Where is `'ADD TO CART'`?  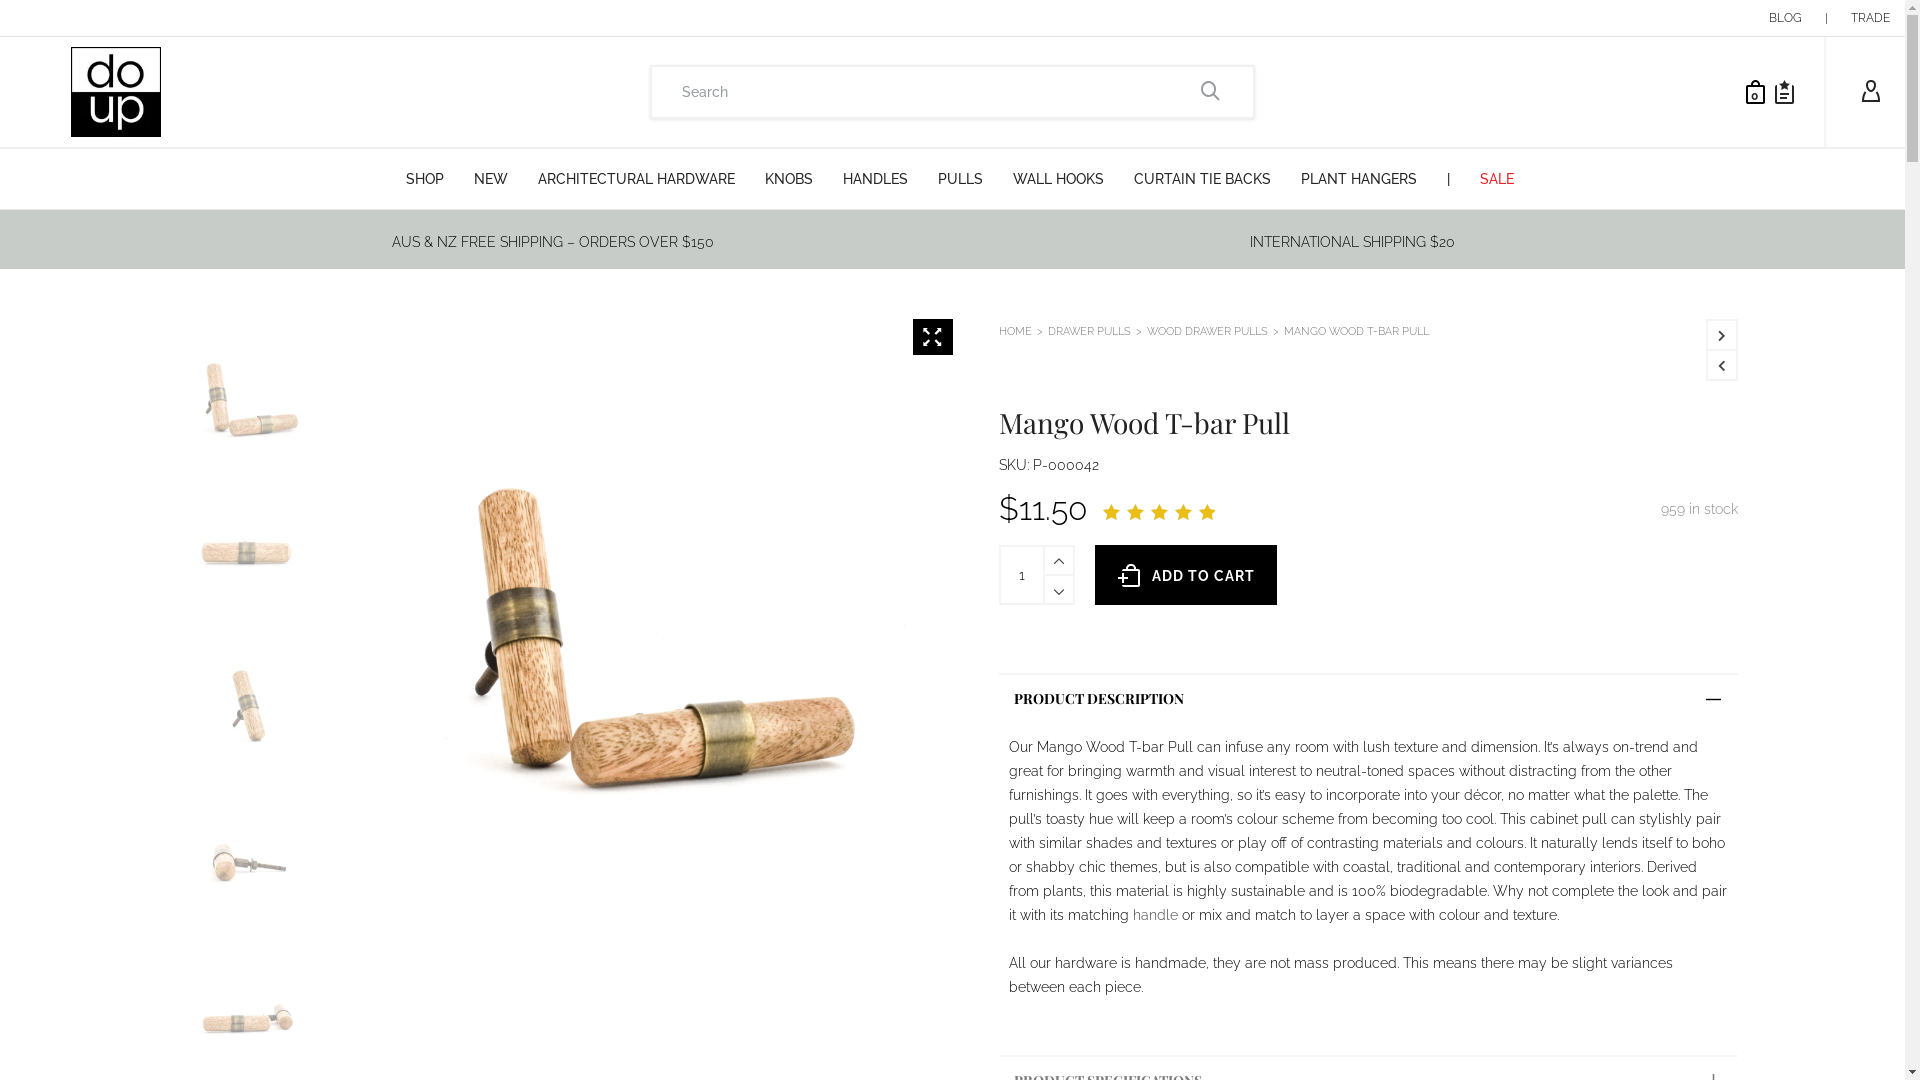 'ADD TO CART' is located at coordinates (1185, 574).